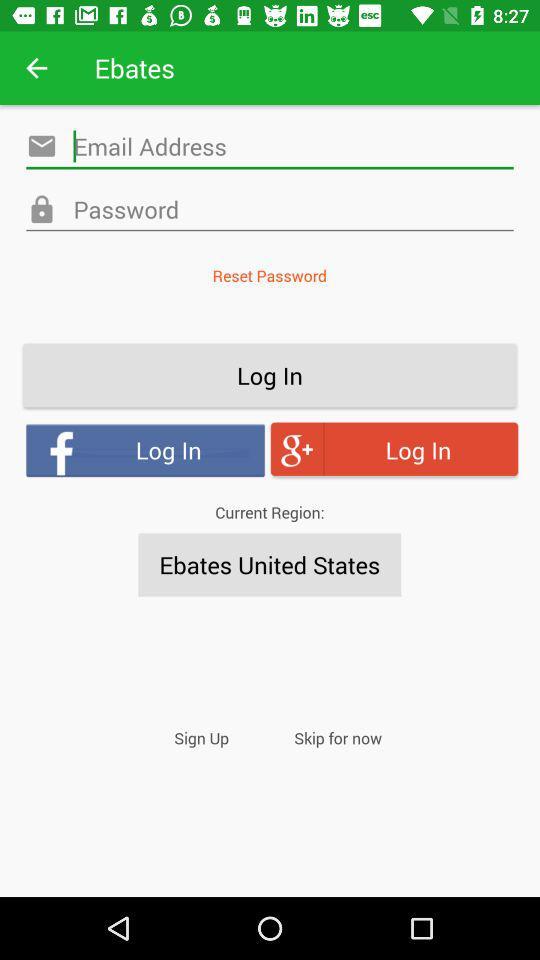 Image resolution: width=540 pixels, height=960 pixels. Describe the element at coordinates (270, 145) in the screenshot. I see `write email address for login` at that location.